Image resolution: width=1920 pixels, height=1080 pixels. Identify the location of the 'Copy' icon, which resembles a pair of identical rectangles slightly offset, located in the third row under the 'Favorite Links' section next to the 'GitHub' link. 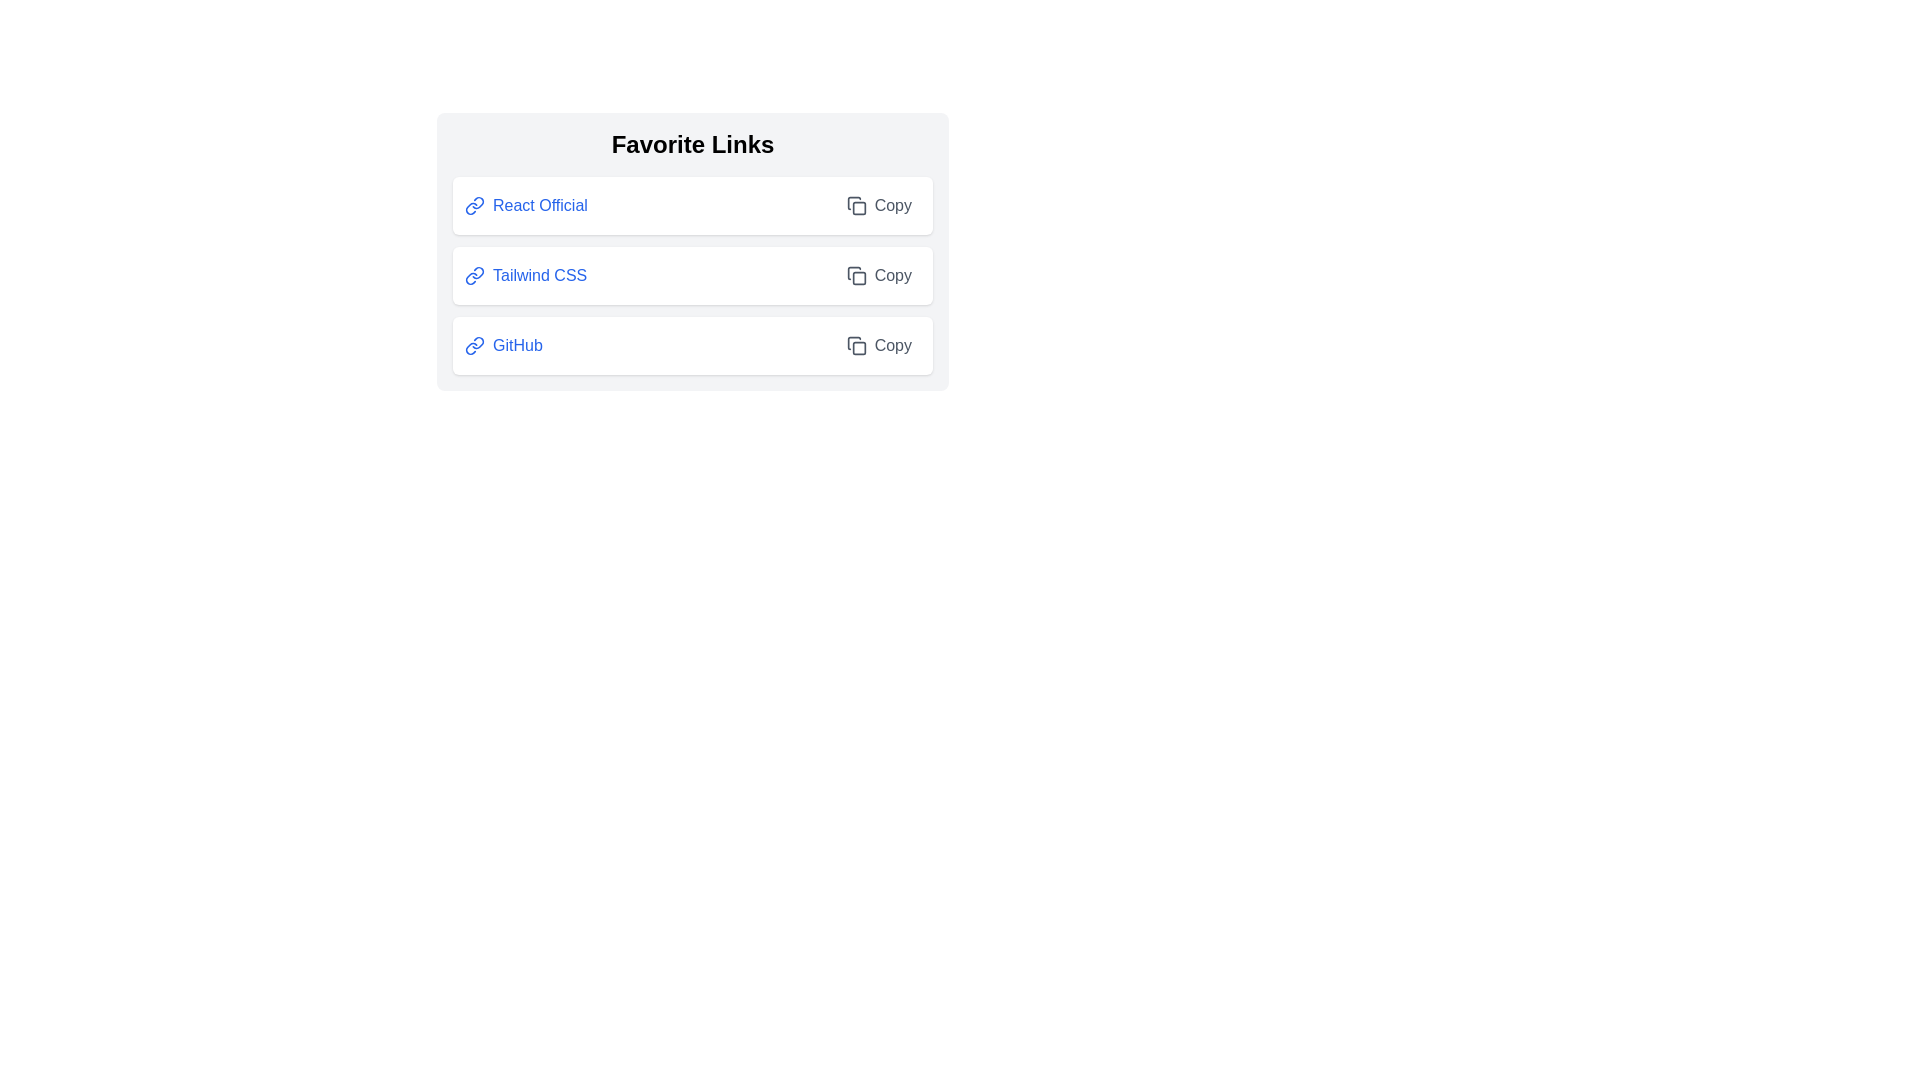
(856, 345).